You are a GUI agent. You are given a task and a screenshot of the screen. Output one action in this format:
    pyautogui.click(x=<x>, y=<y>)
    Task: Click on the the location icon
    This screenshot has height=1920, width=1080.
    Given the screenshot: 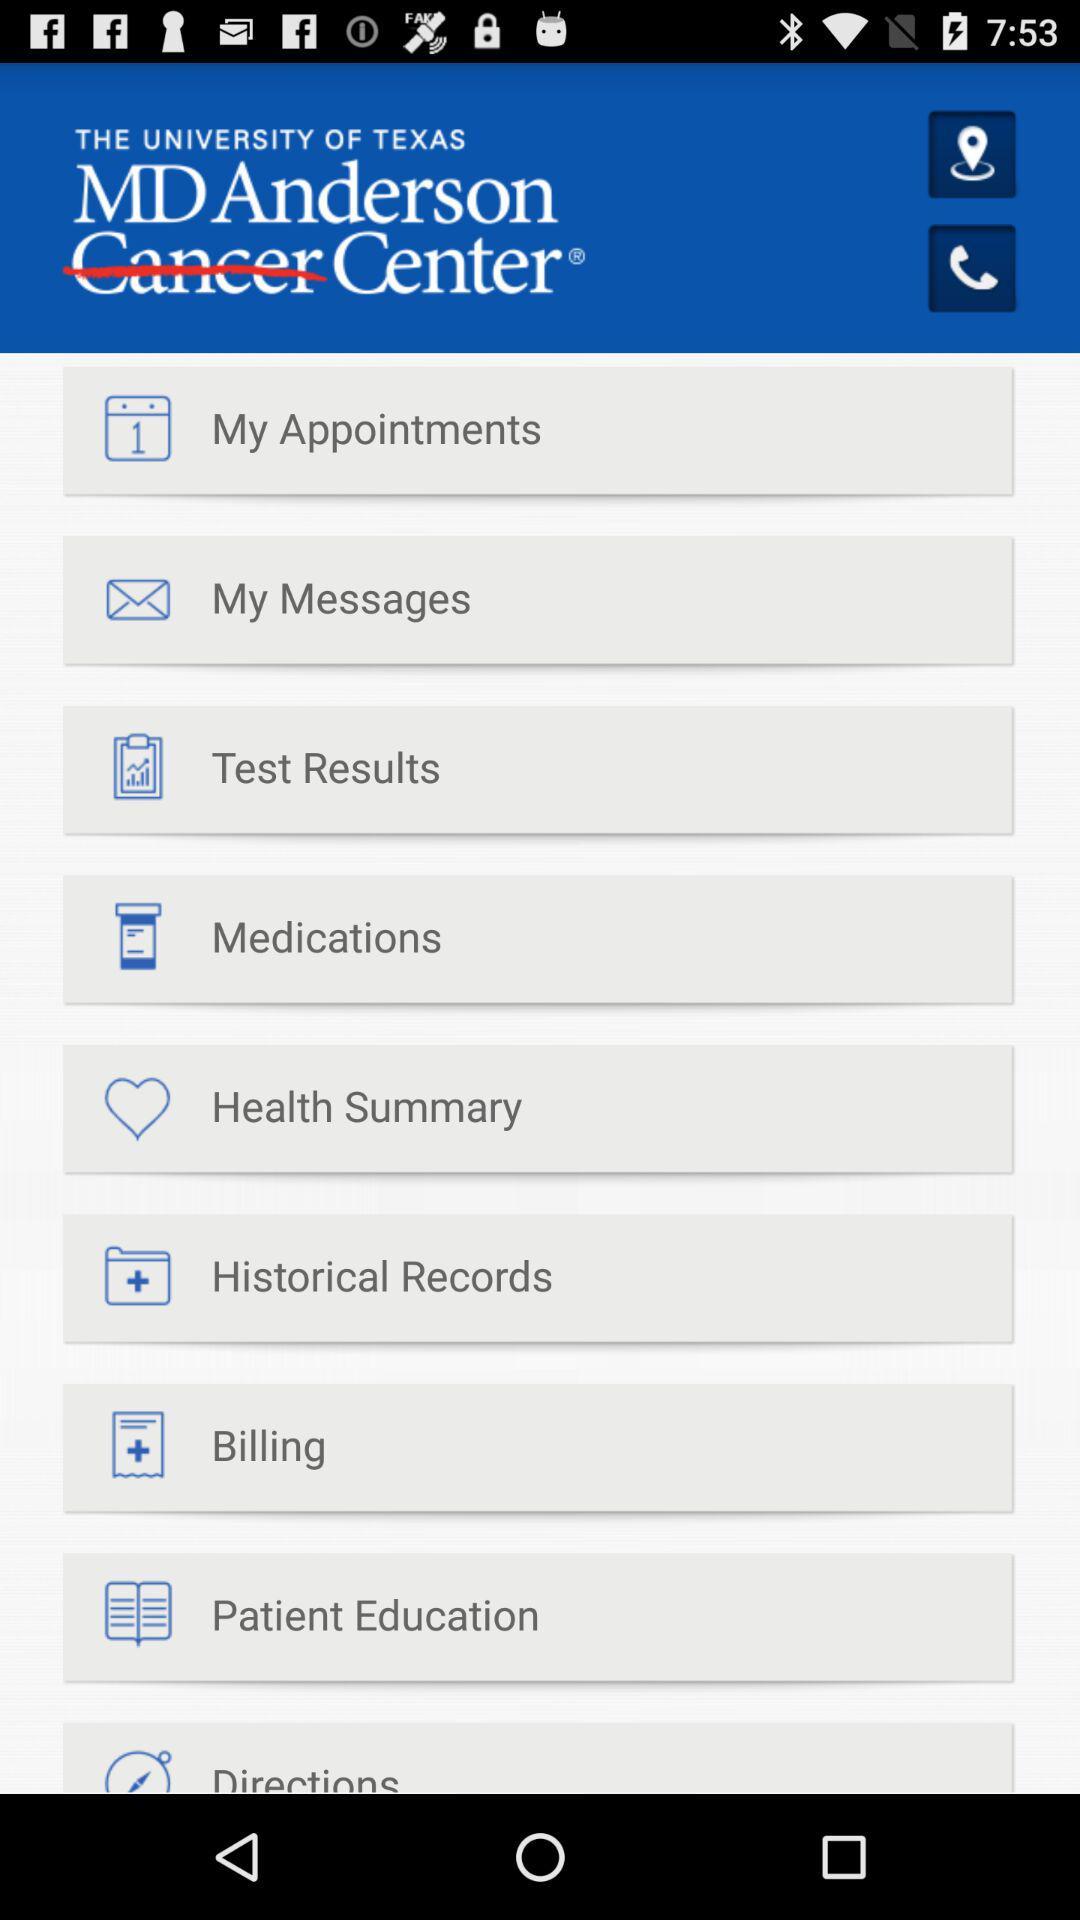 What is the action you would take?
    pyautogui.click(x=973, y=173)
    